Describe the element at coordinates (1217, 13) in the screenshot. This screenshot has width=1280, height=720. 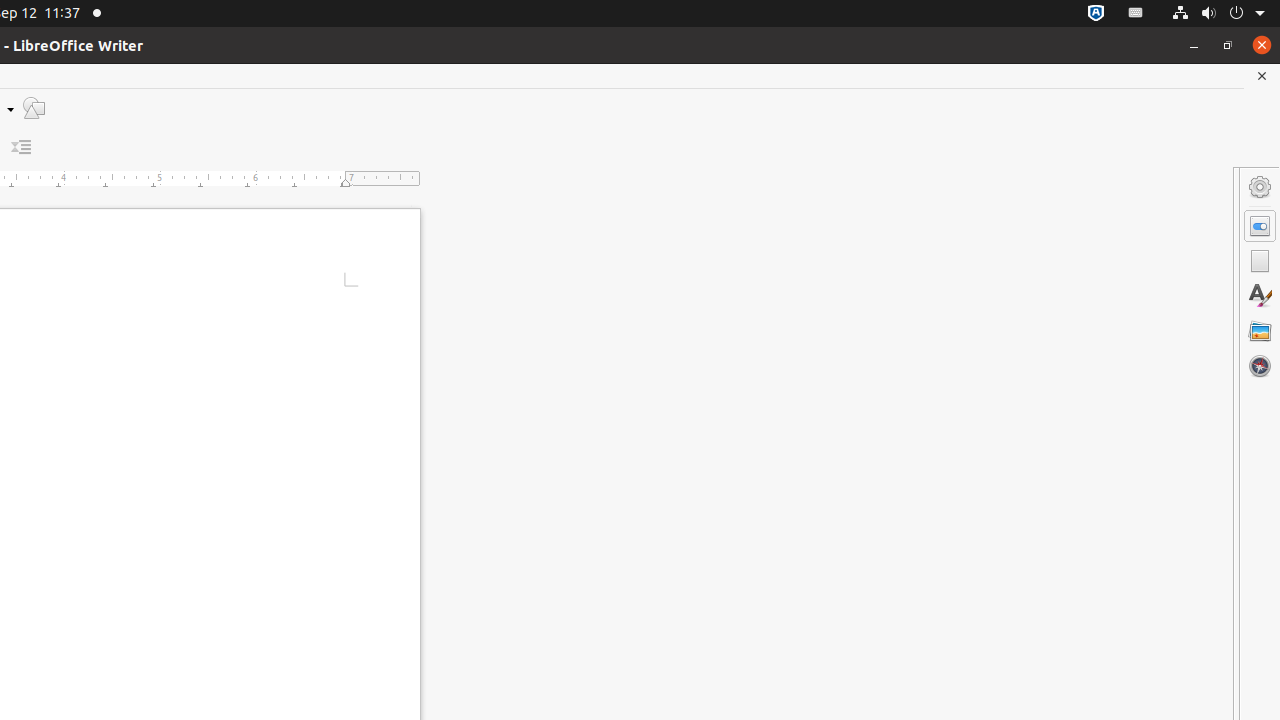
I see `'System'` at that location.